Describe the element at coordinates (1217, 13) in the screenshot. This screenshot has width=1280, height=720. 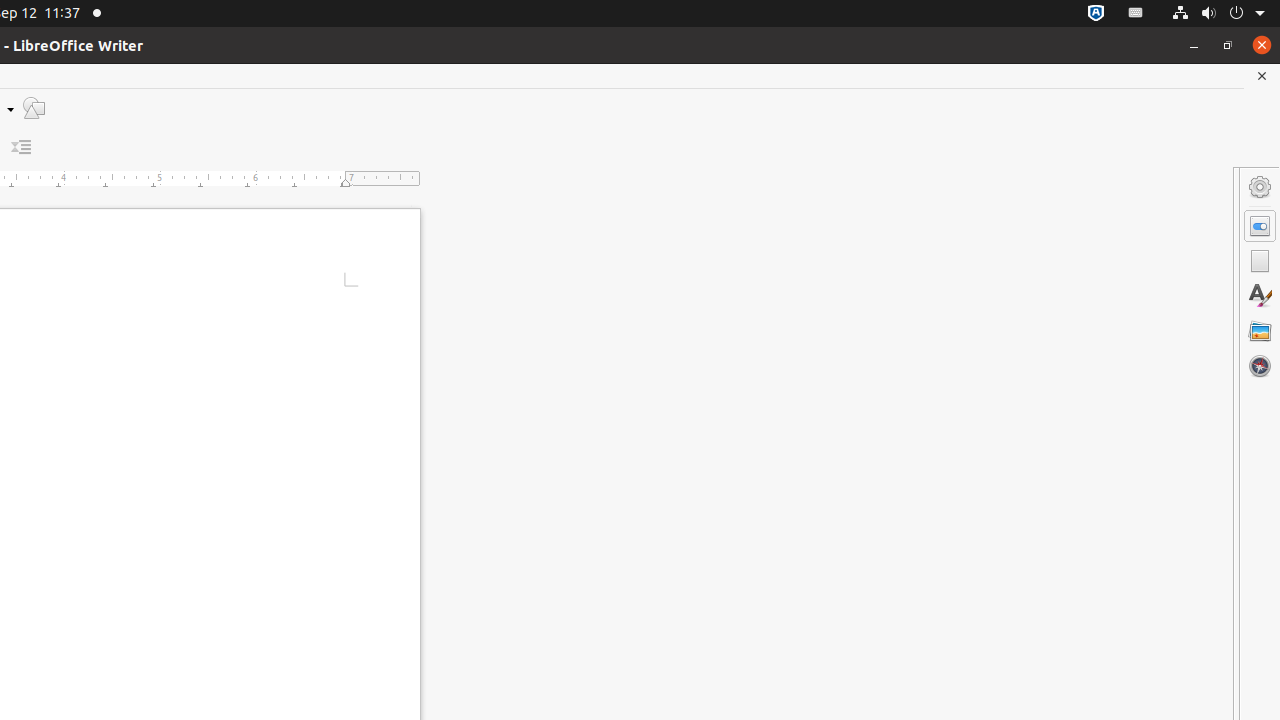
I see `'System'` at that location.